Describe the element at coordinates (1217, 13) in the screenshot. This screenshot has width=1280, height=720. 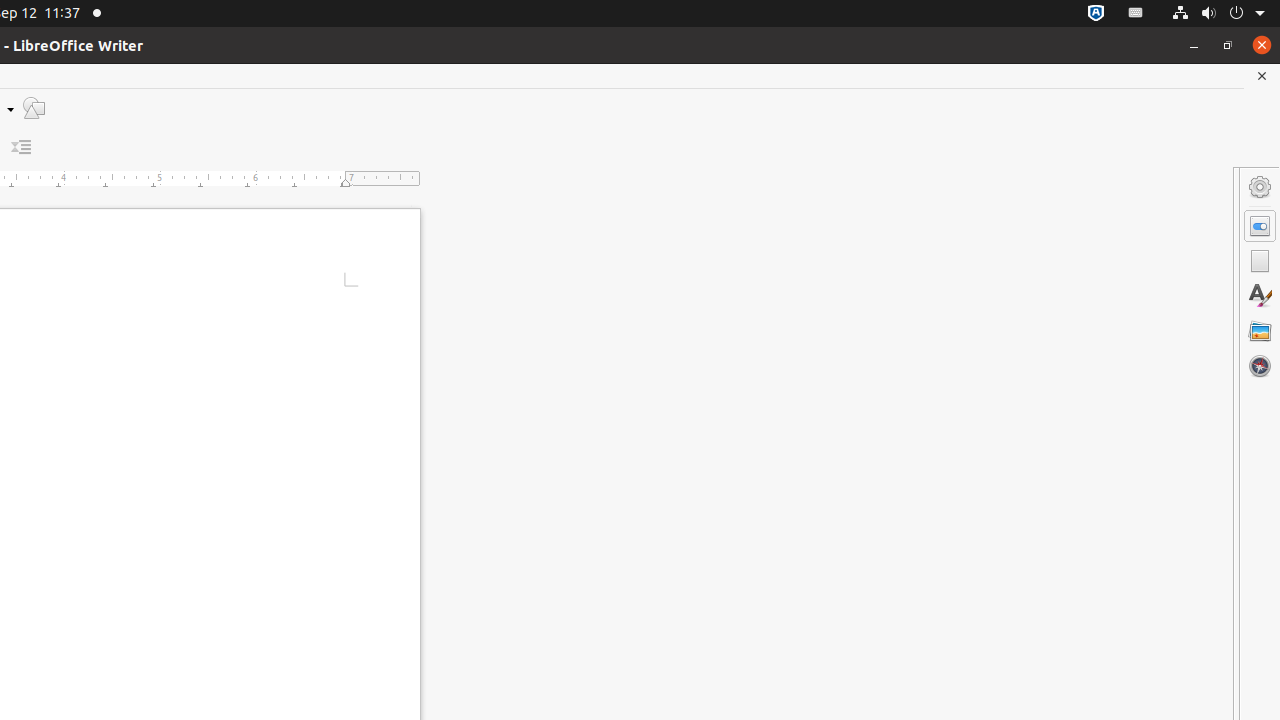
I see `'System'` at that location.